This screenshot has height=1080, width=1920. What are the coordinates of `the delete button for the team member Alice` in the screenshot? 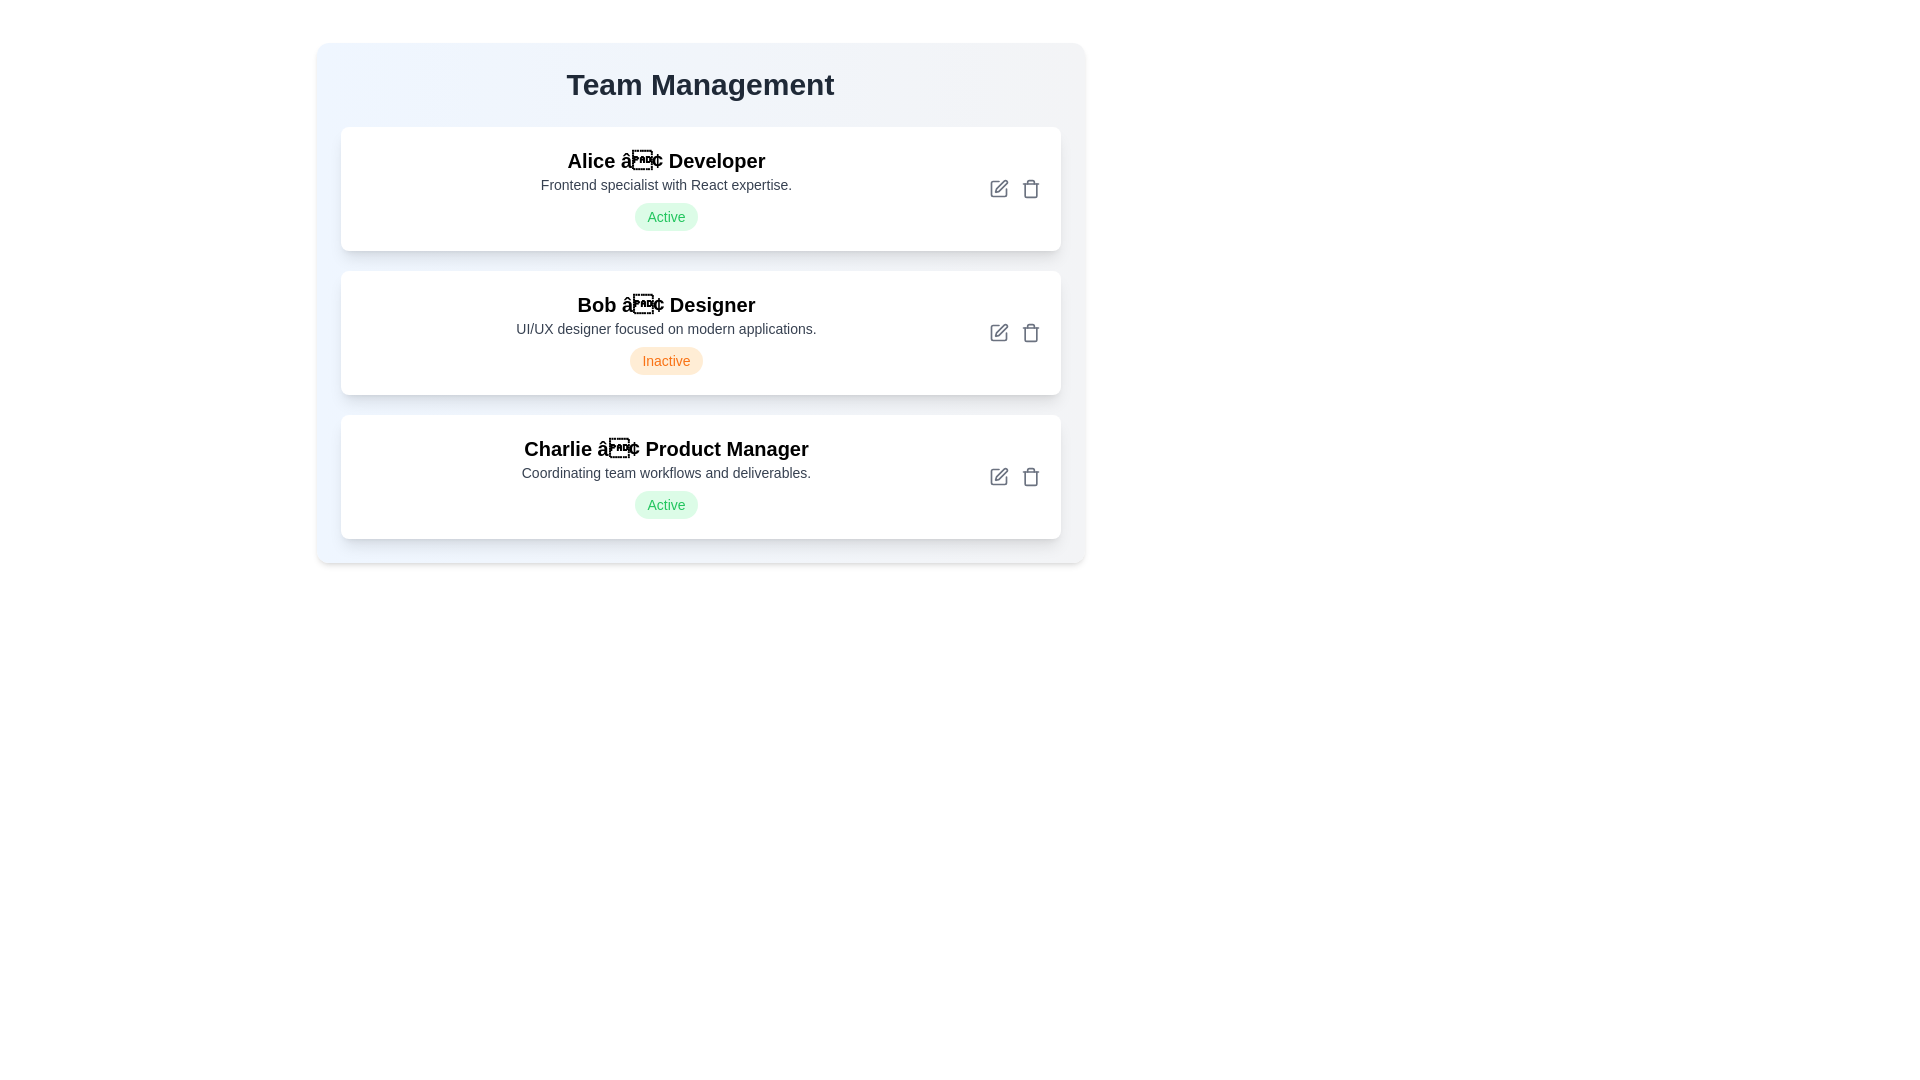 It's located at (1030, 189).